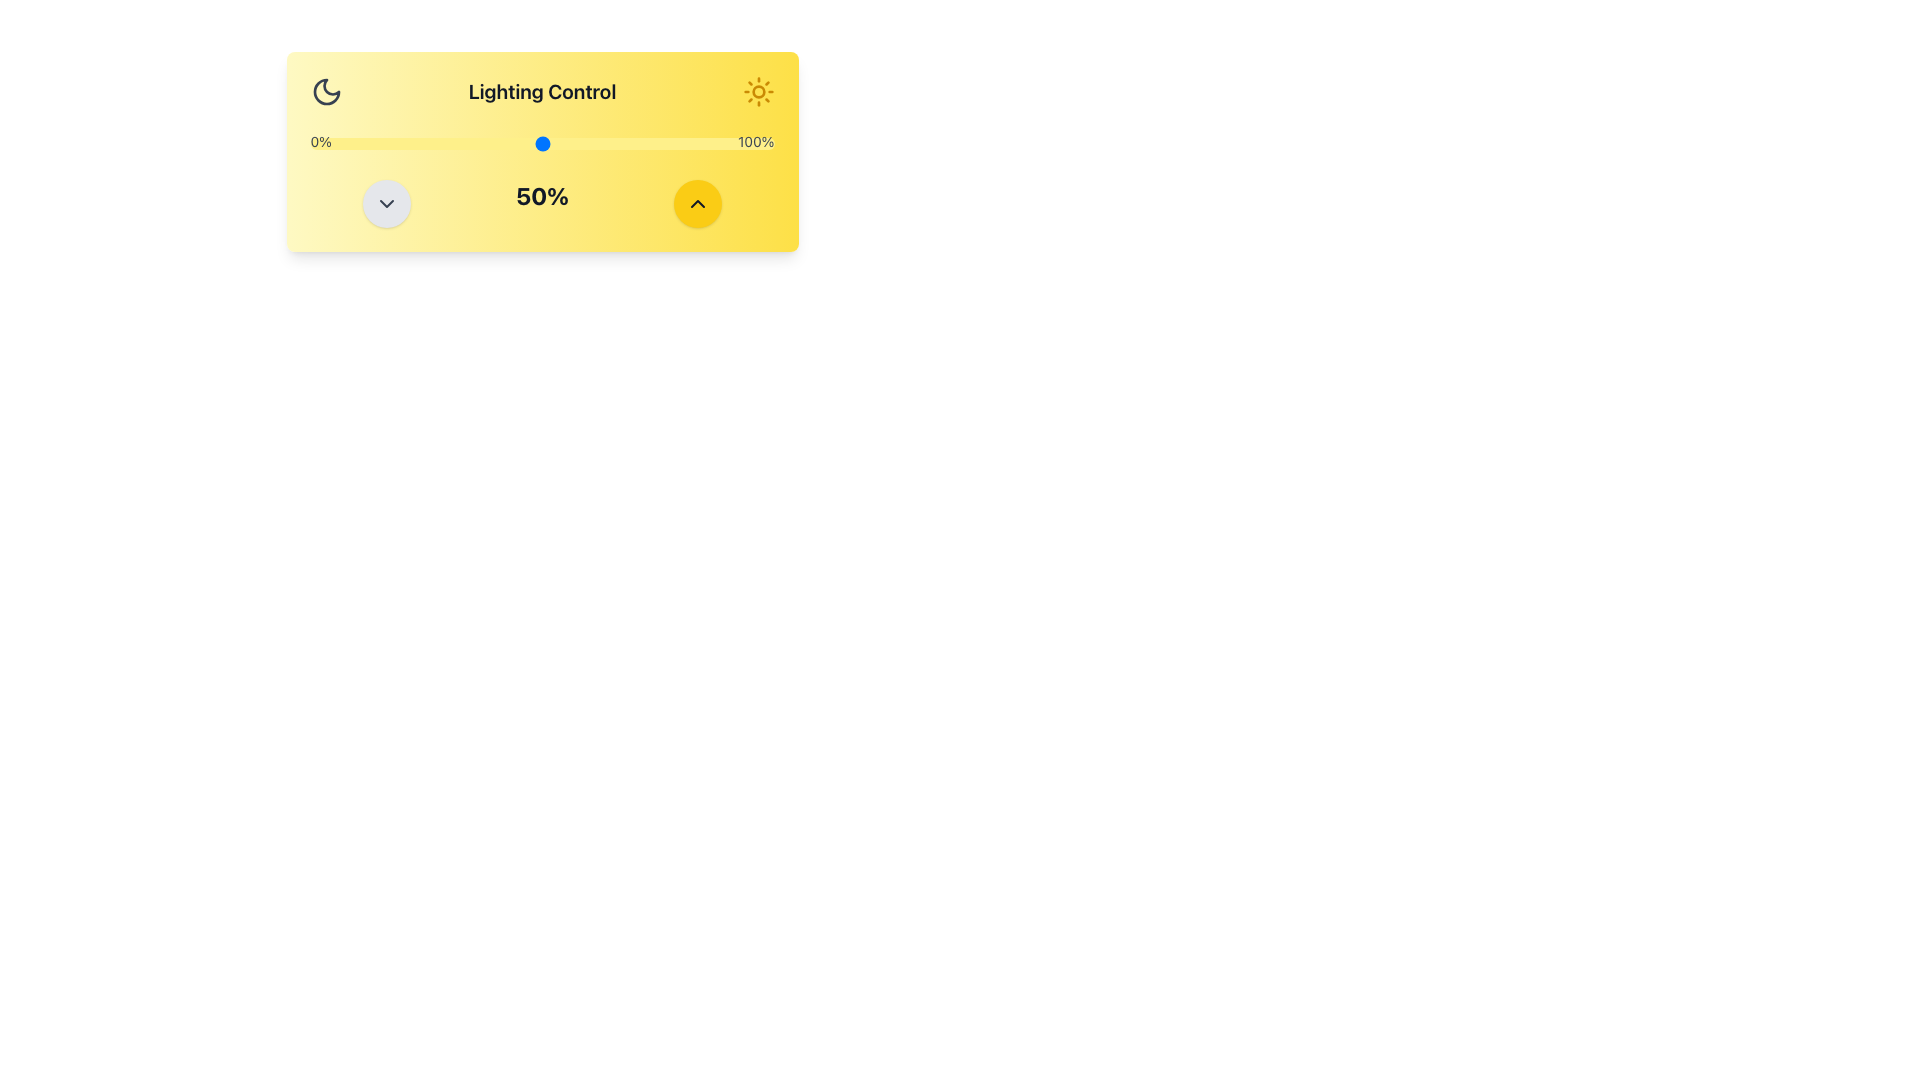 This screenshot has height=1080, width=1920. Describe the element at coordinates (755, 142) in the screenshot. I see `the static text label displaying '100%' on a light yellow background, which indicates the maximum value of the slider component` at that location.